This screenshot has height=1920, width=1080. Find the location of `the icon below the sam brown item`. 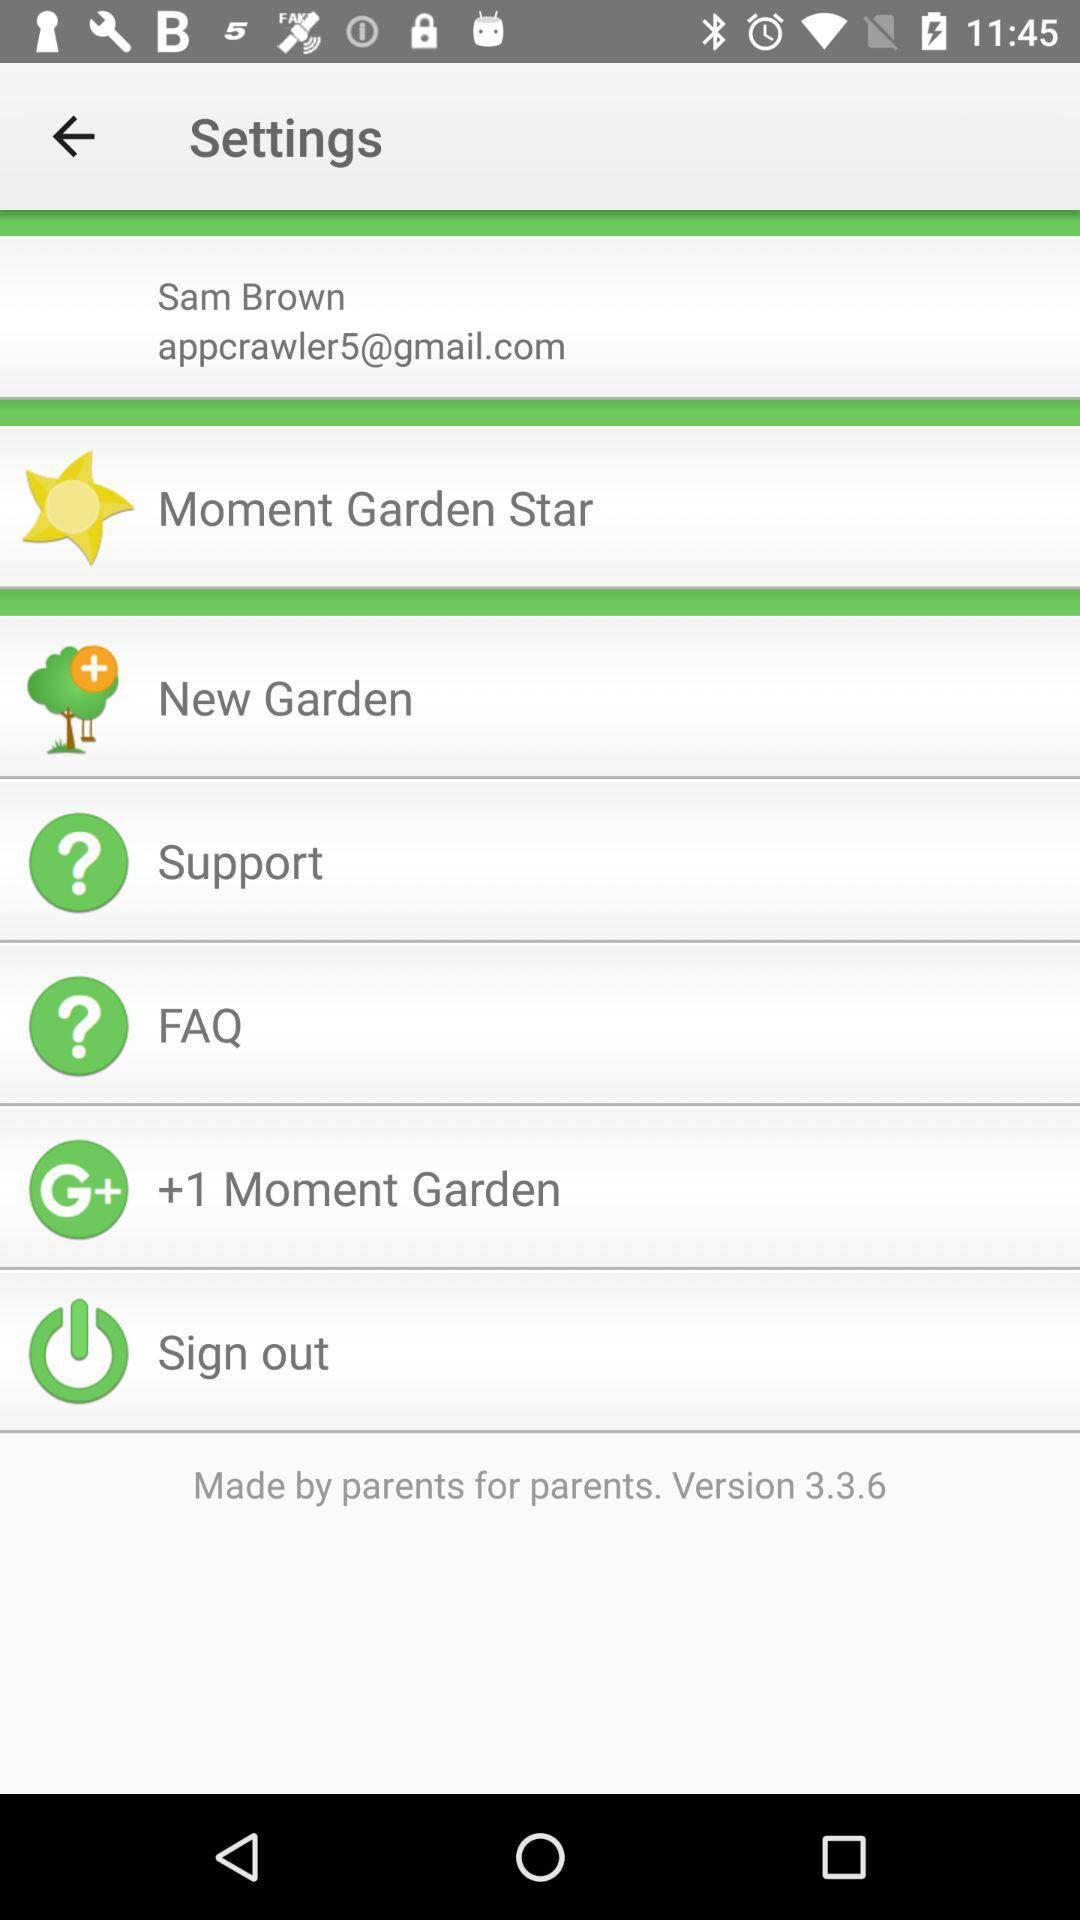

the icon below the sam brown item is located at coordinates (609, 345).